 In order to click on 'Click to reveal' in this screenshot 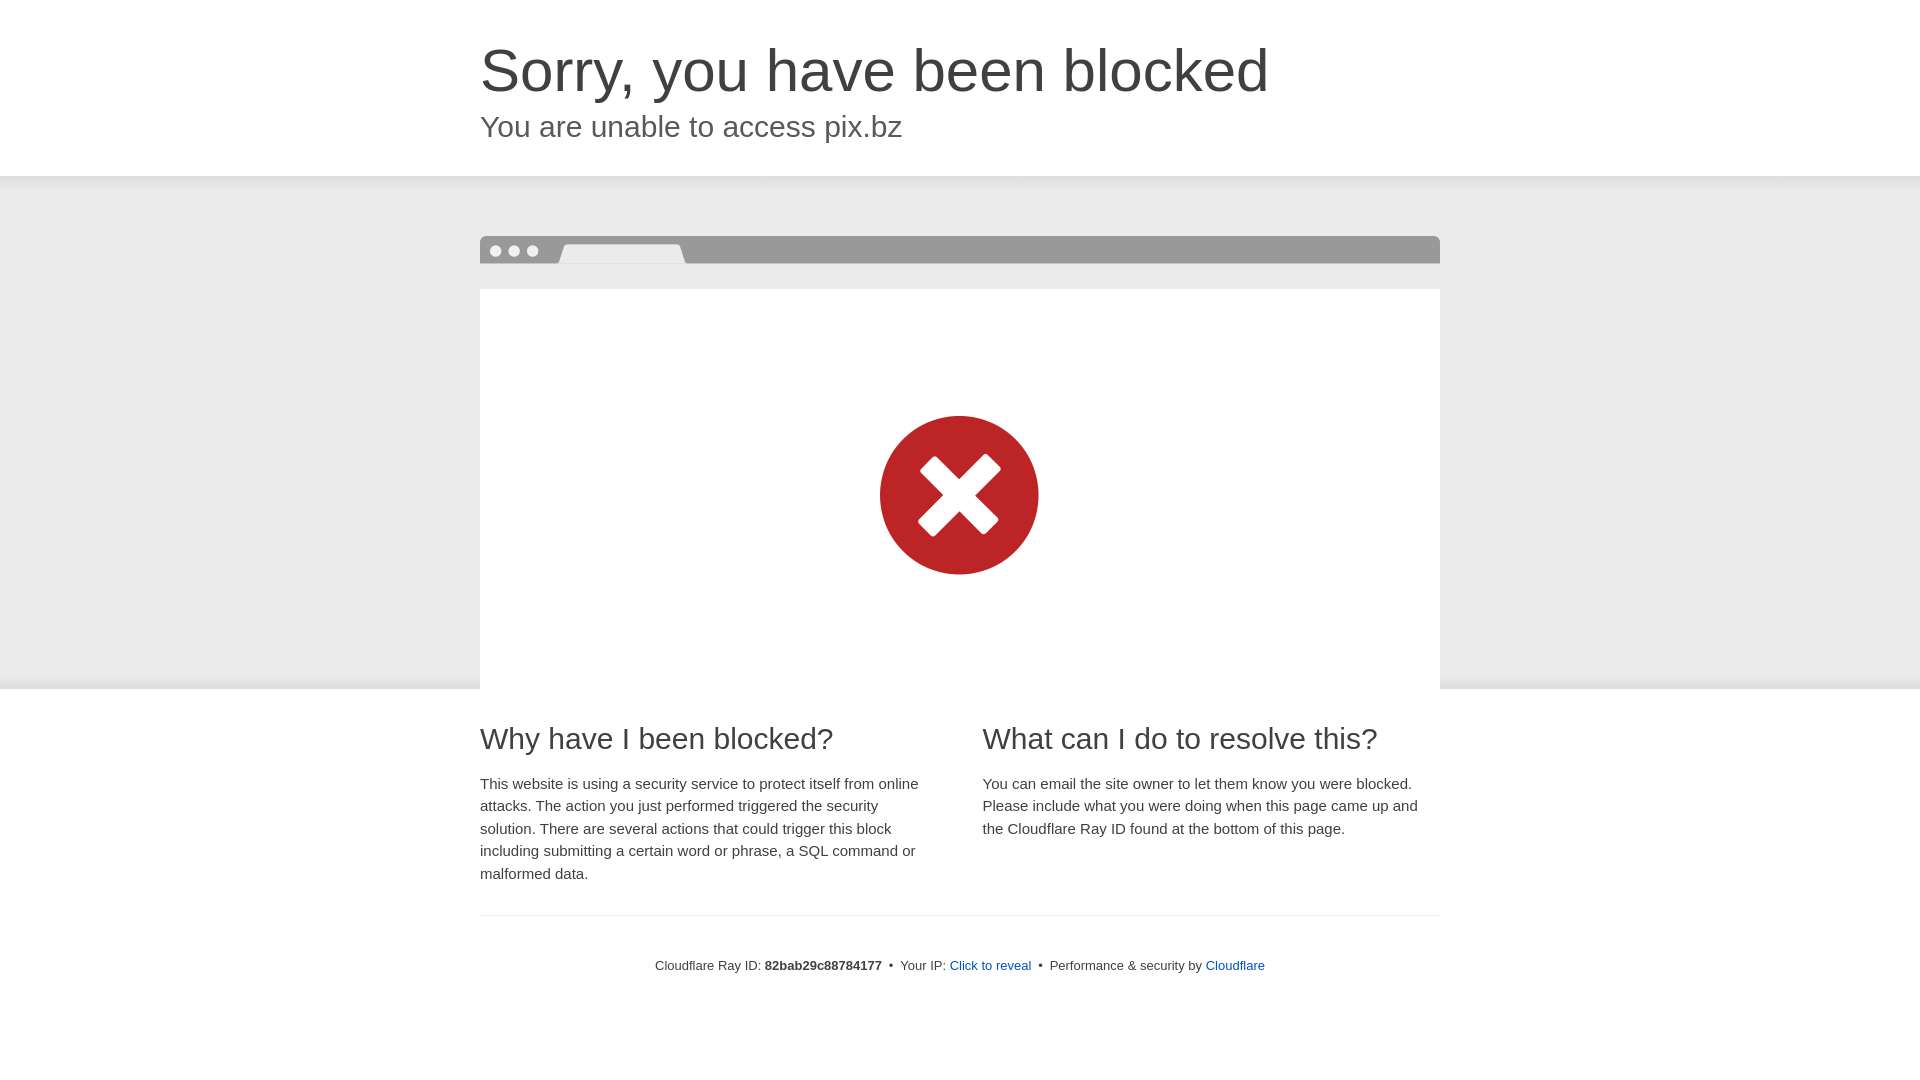, I will do `click(990, 964)`.